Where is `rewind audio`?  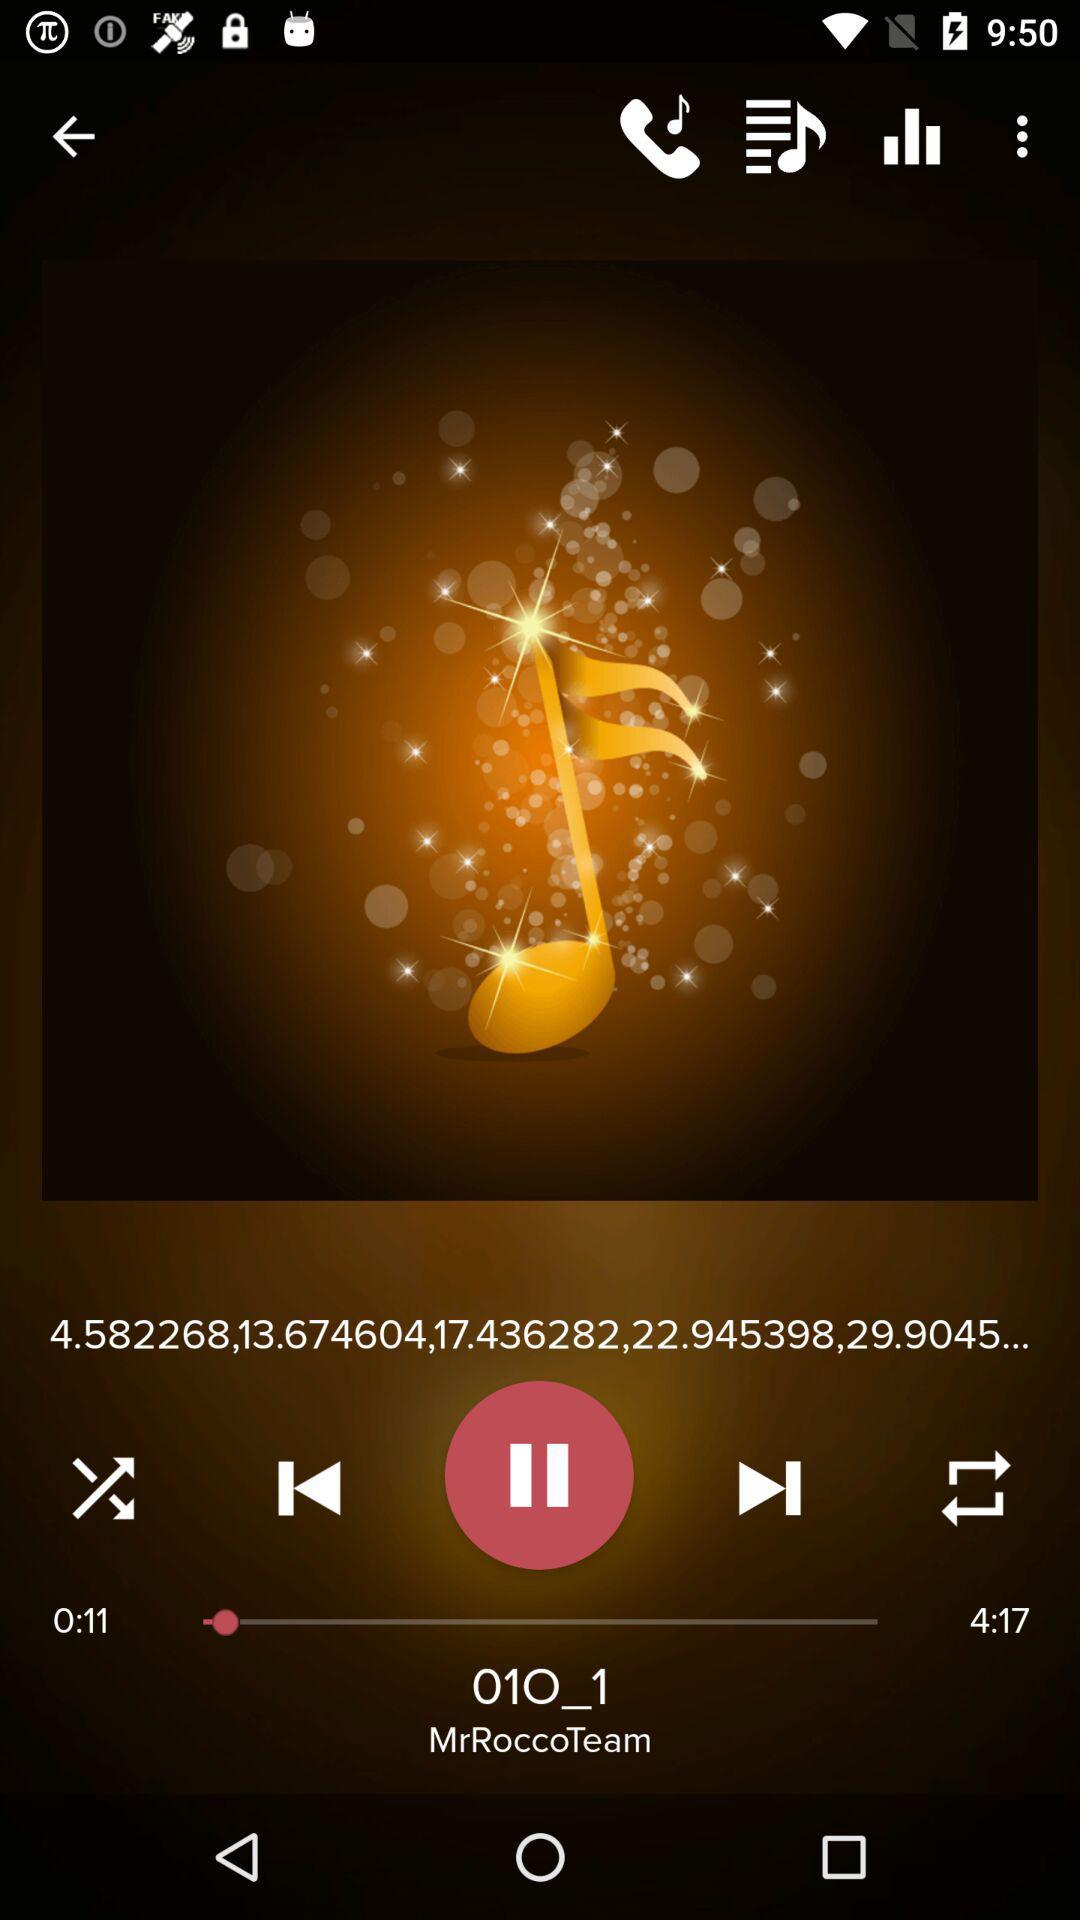 rewind audio is located at coordinates (309, 1488).